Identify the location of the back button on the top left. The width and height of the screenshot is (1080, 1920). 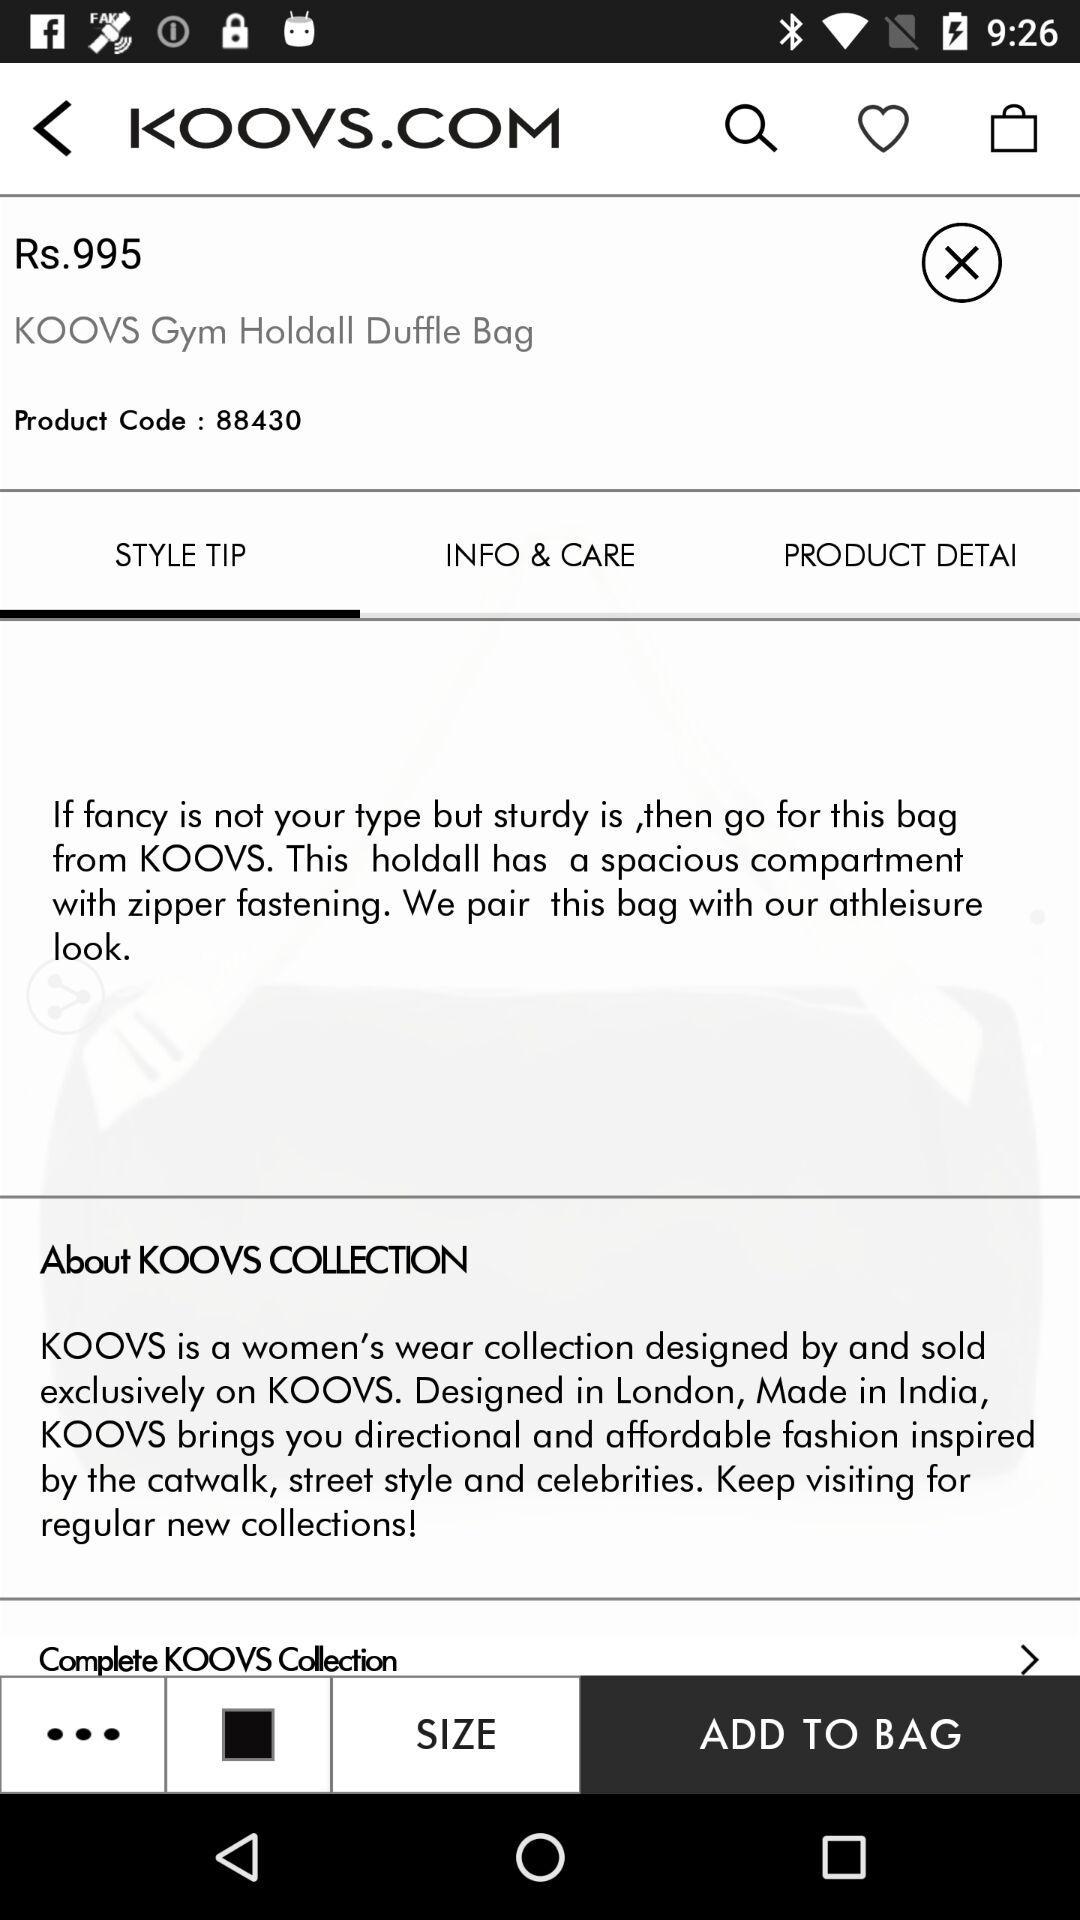
(51, 127).